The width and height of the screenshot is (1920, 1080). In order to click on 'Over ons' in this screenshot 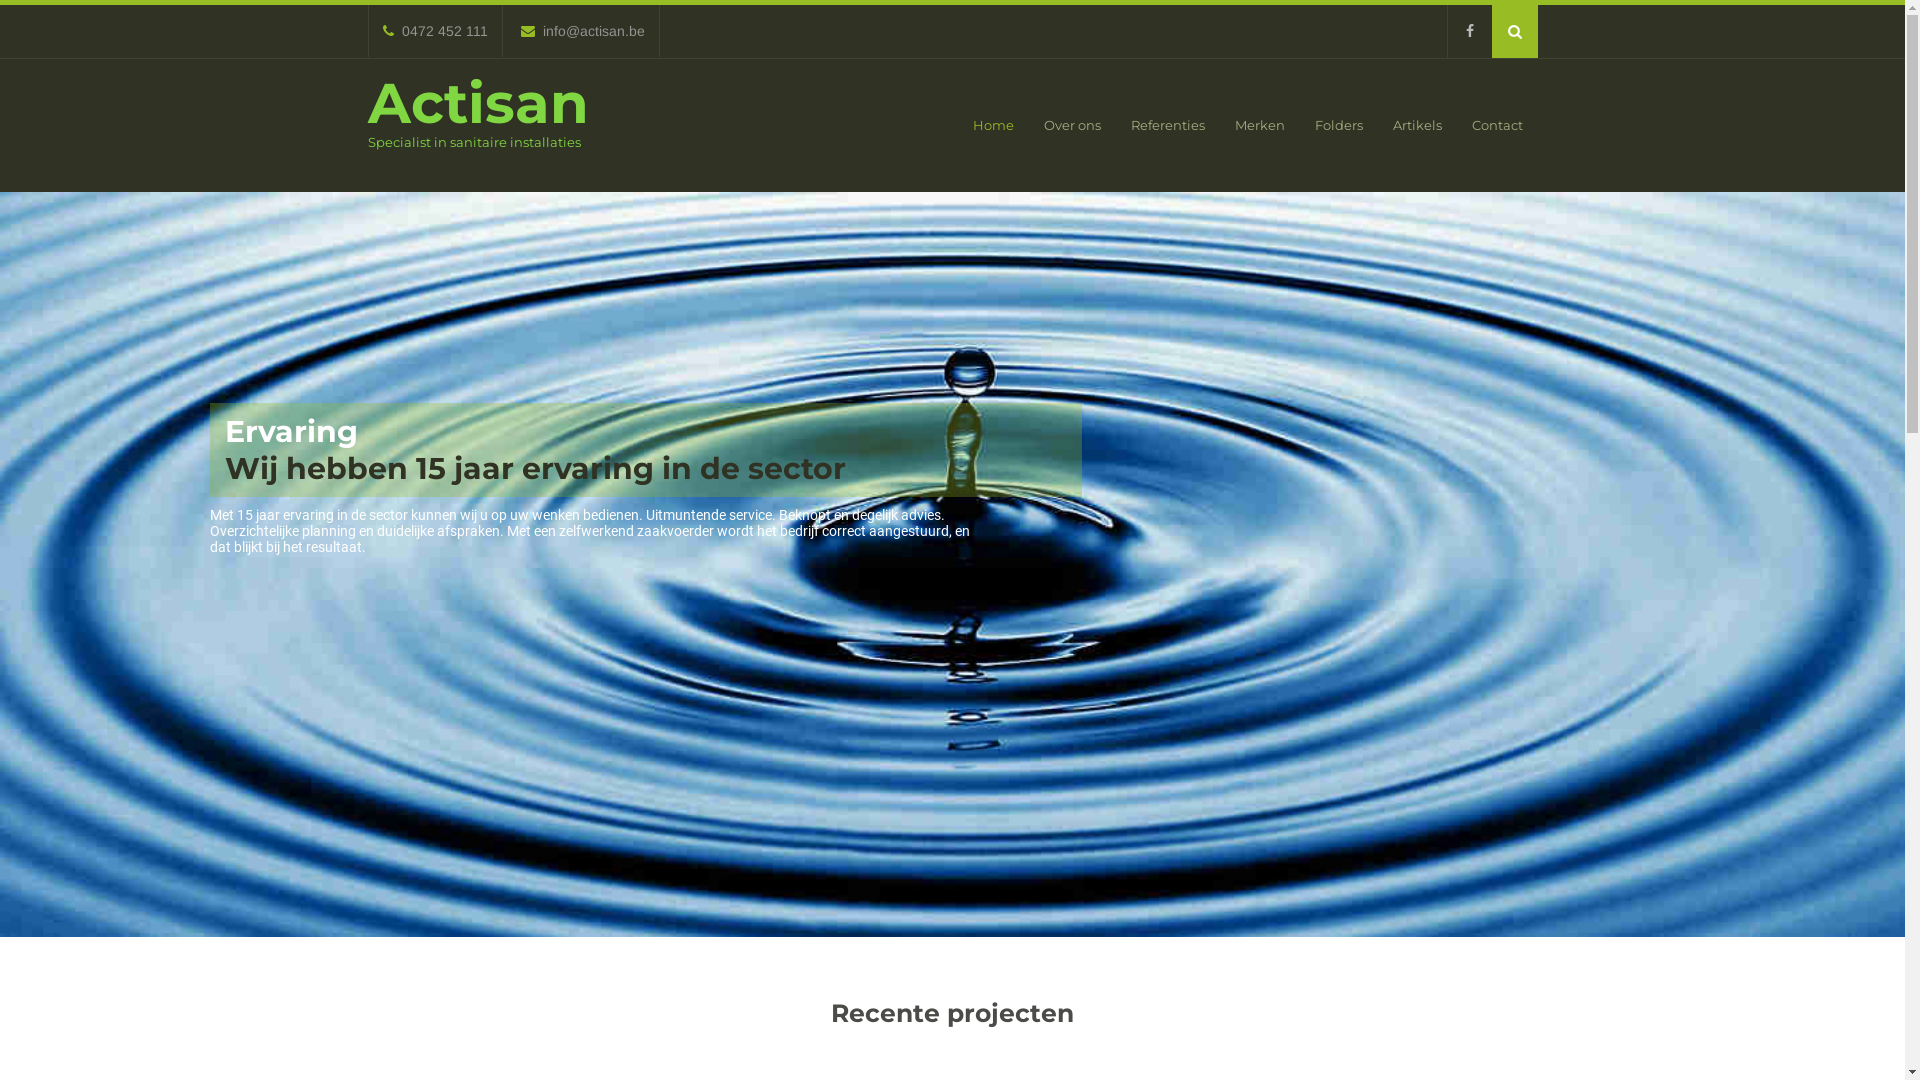, I will do `click(1027, 125)`.